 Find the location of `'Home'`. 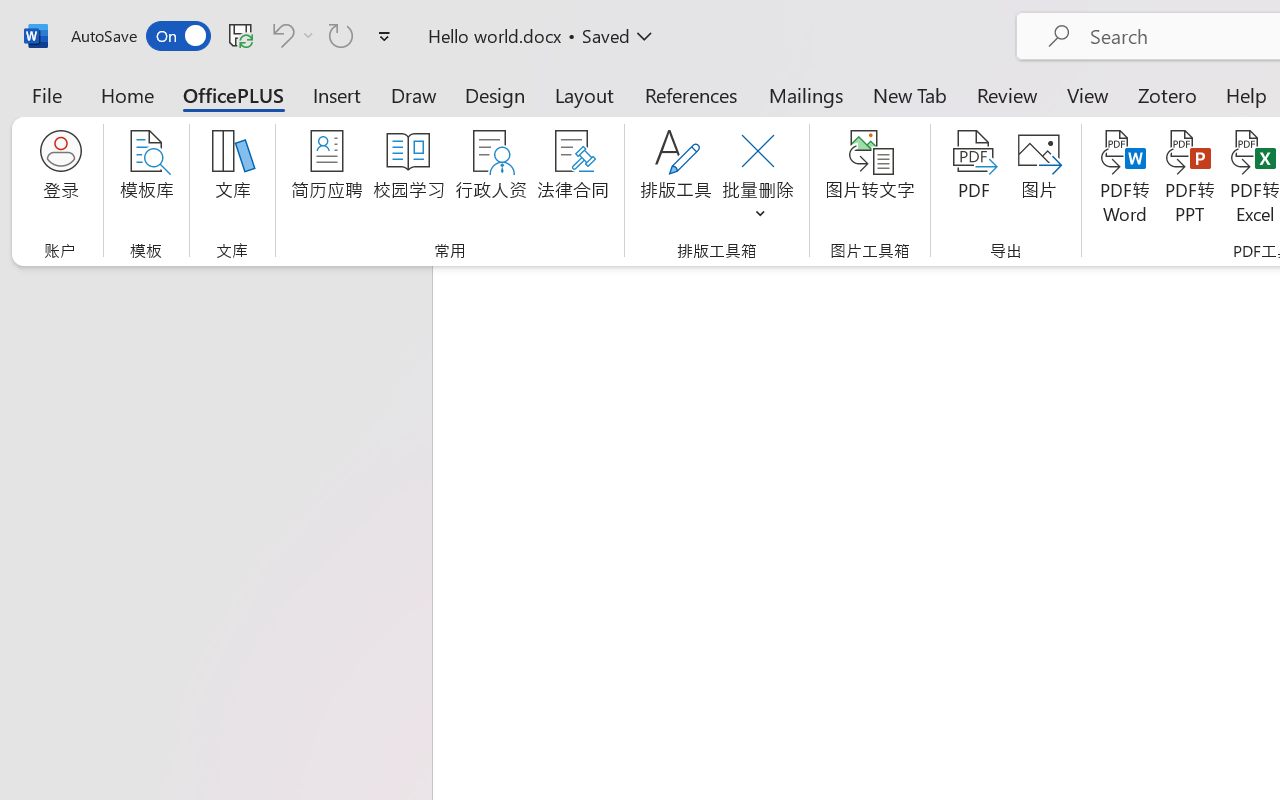

'Home' is located at coordinates (127, 94).